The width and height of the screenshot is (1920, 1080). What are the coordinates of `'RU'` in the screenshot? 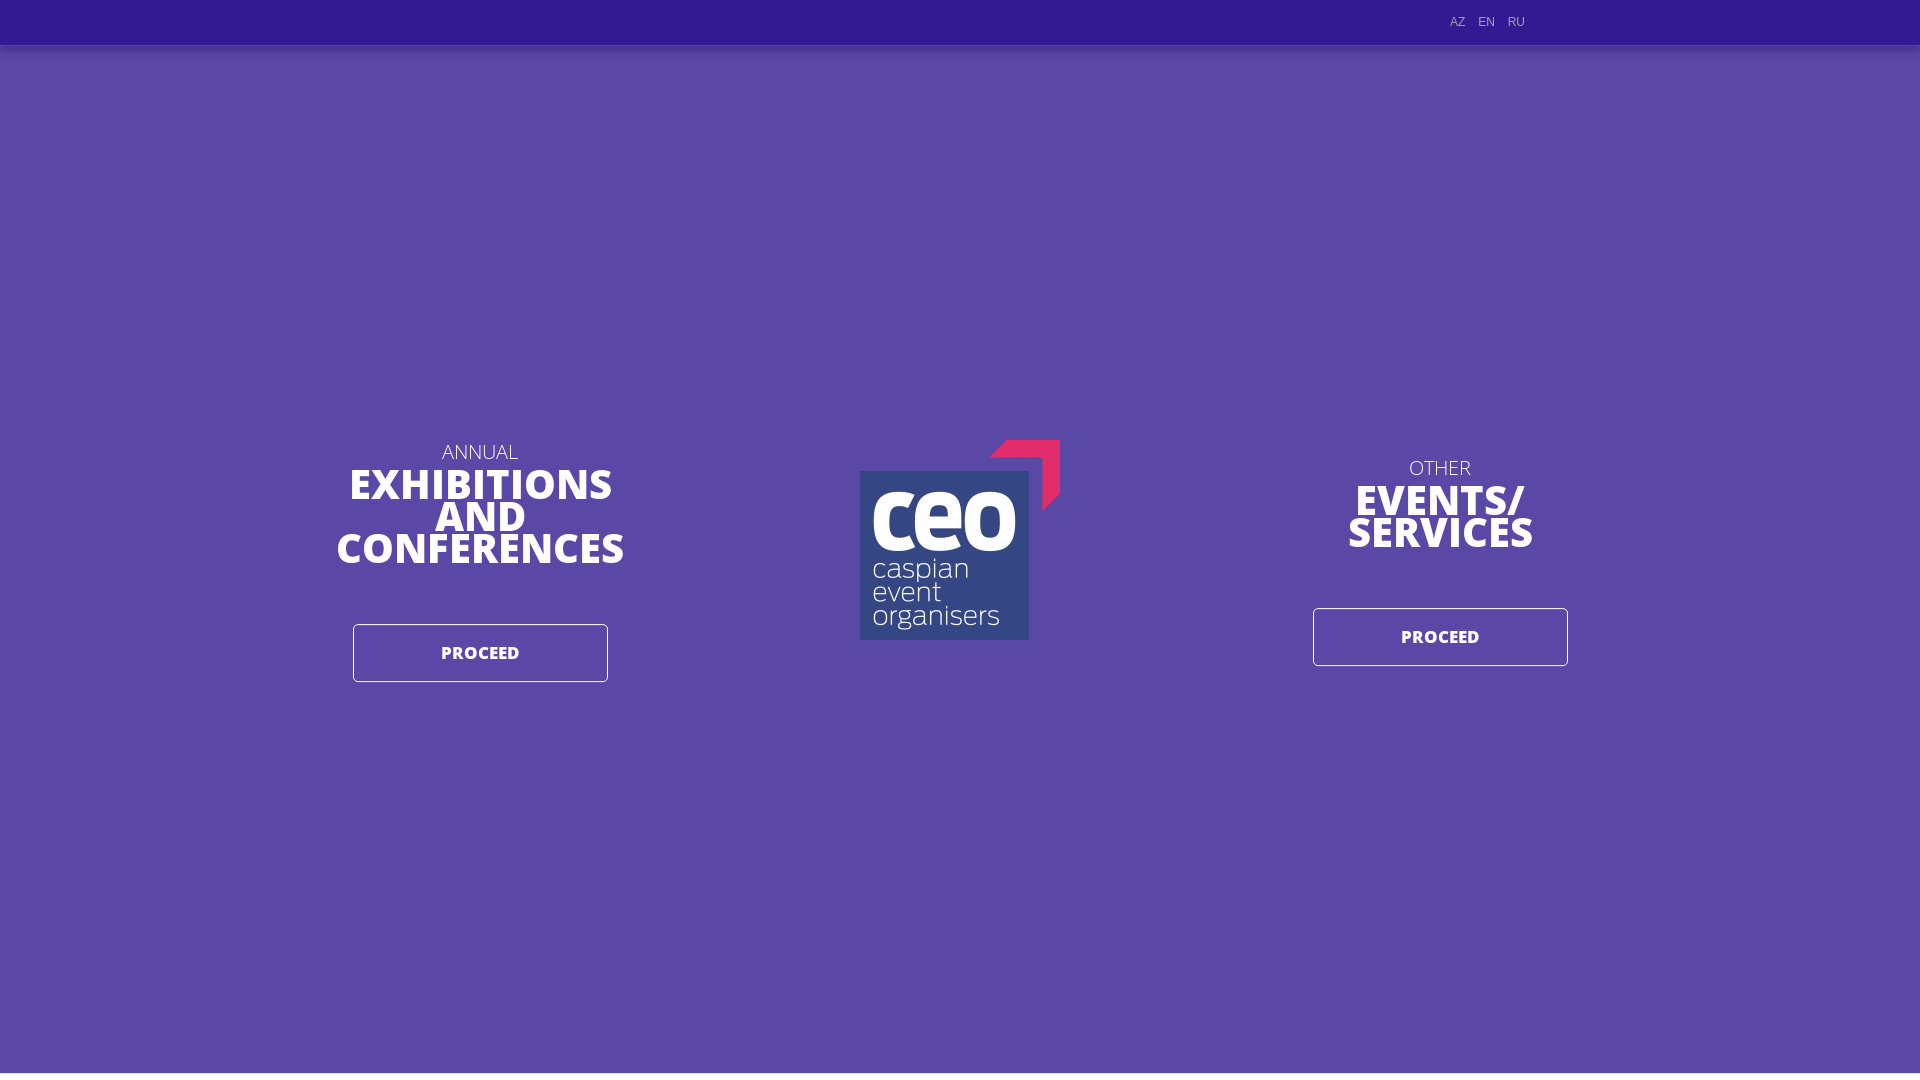 It's located at (1516, 22).